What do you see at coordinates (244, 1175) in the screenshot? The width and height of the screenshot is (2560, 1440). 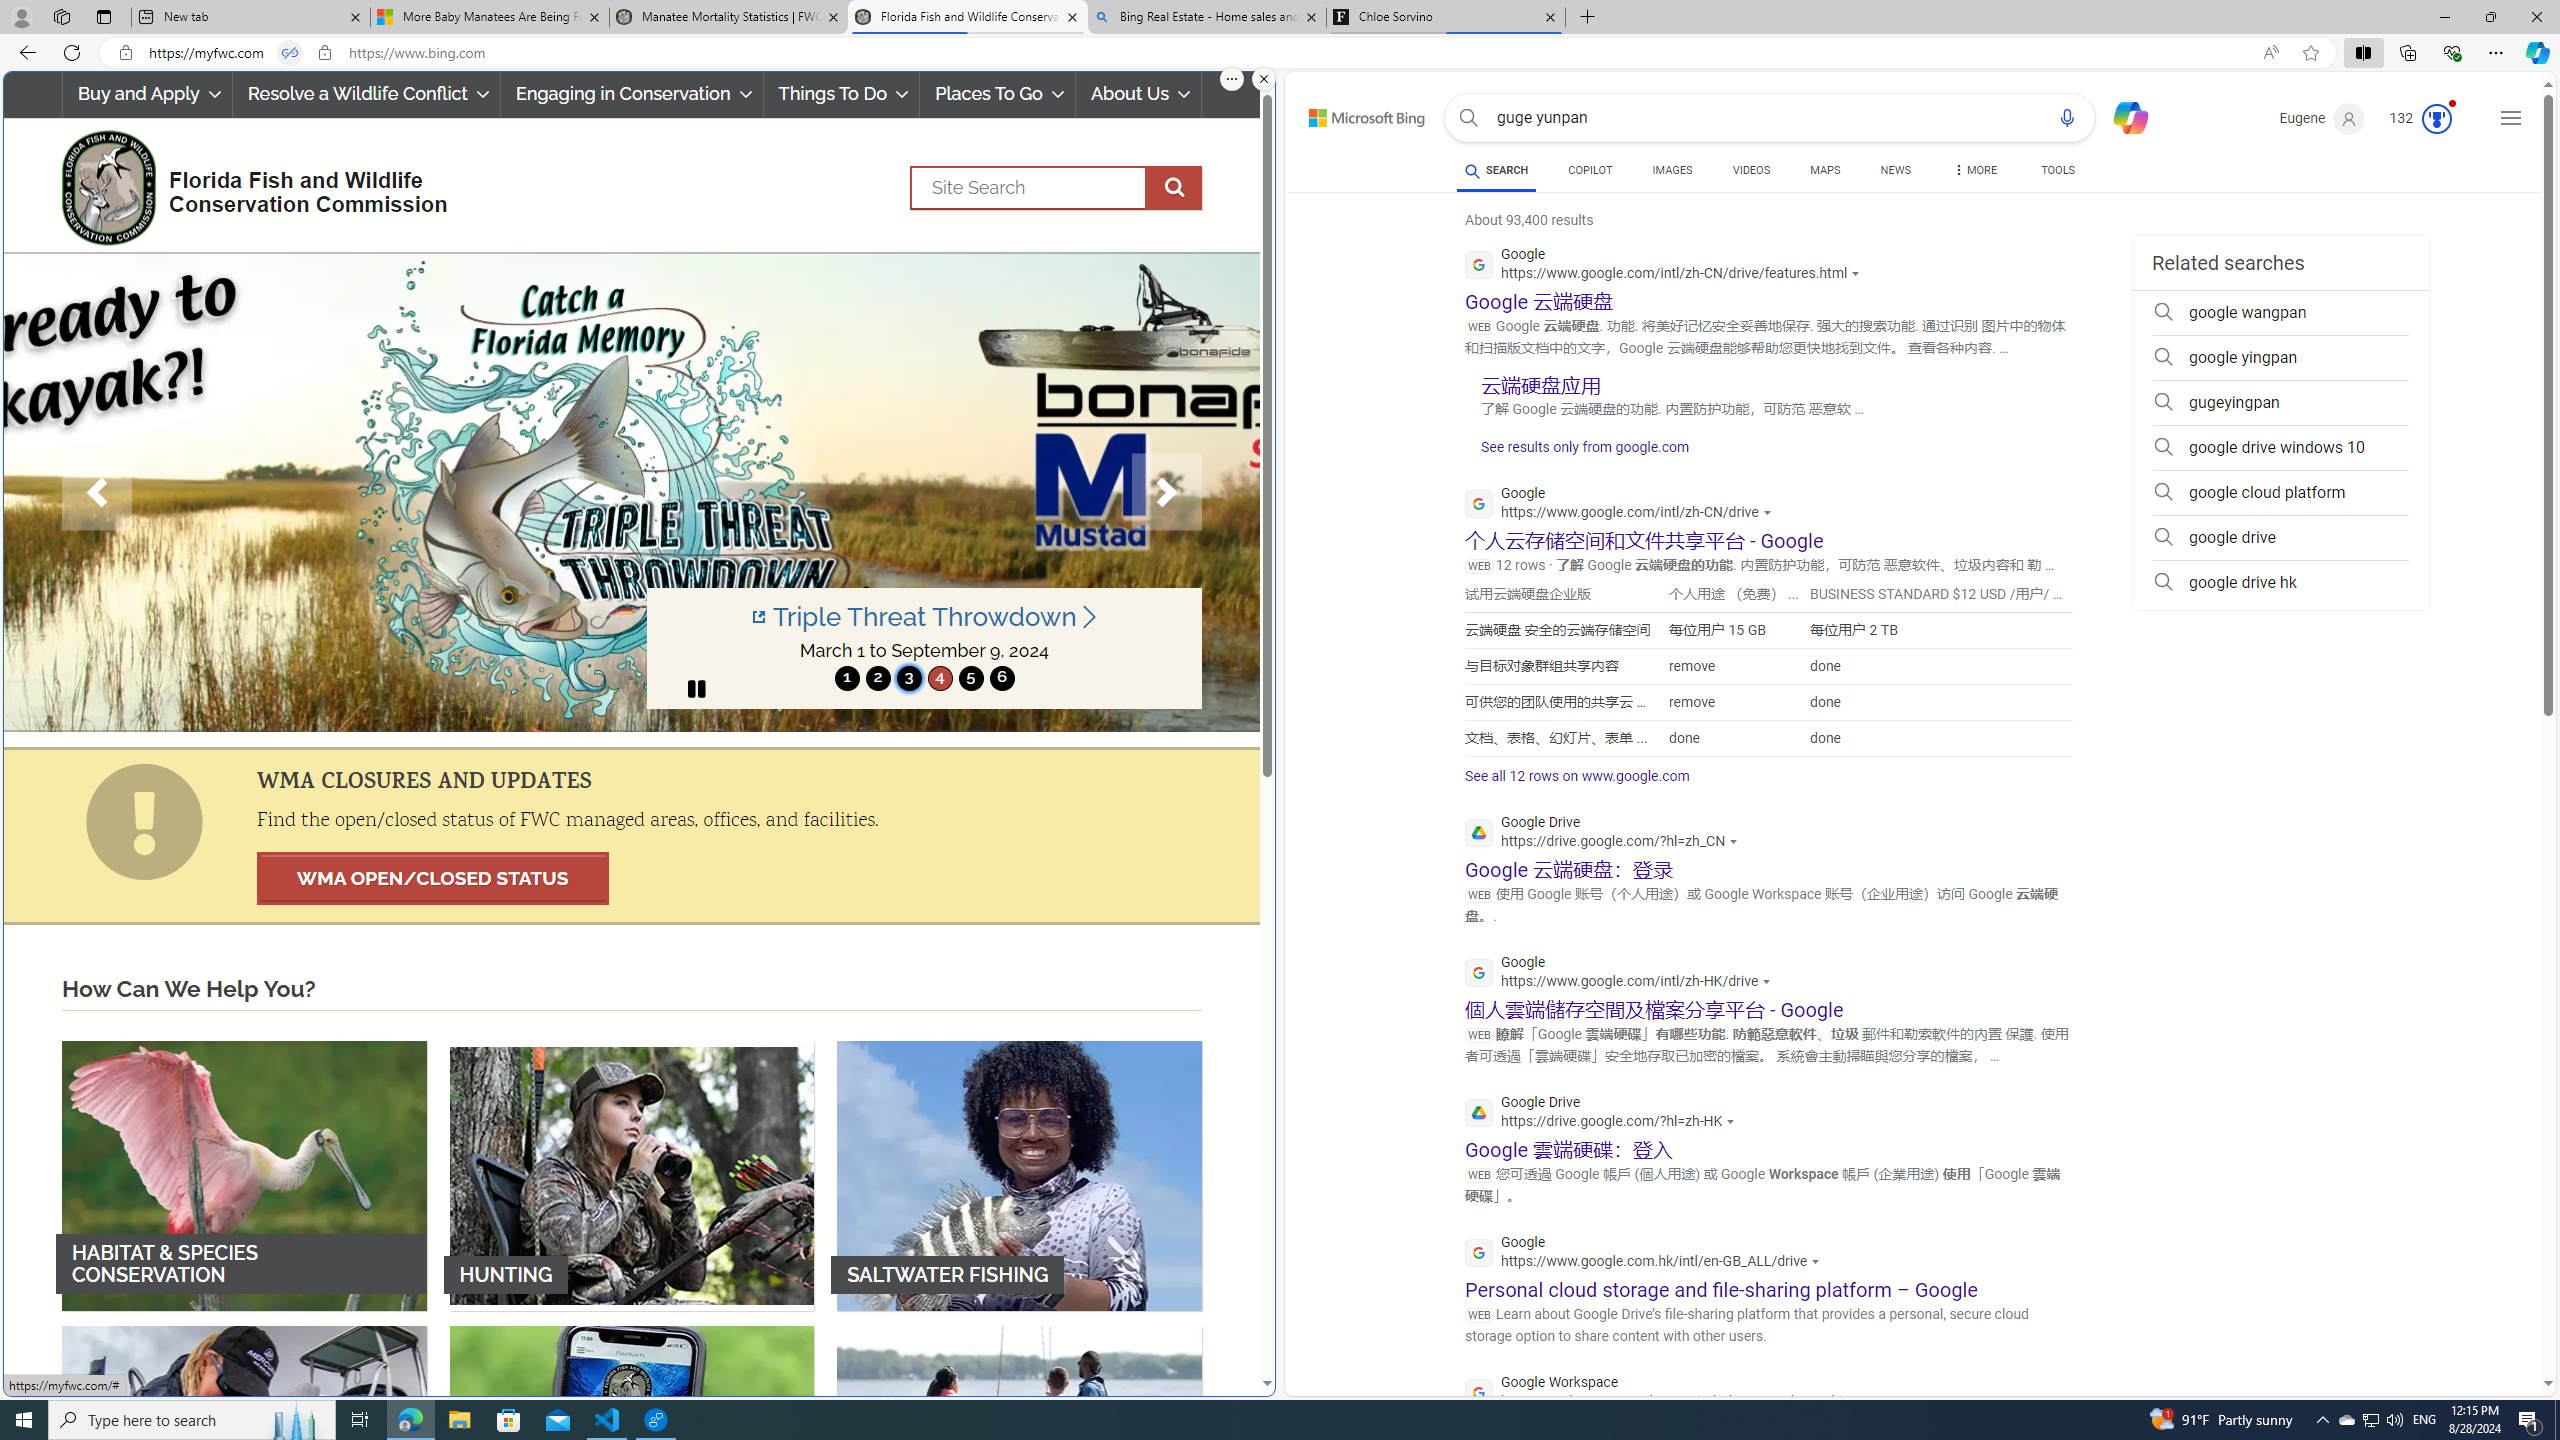 I see `'HABITAT & SPECIES CONSERVATION'` at bounding box center [244, 1175].